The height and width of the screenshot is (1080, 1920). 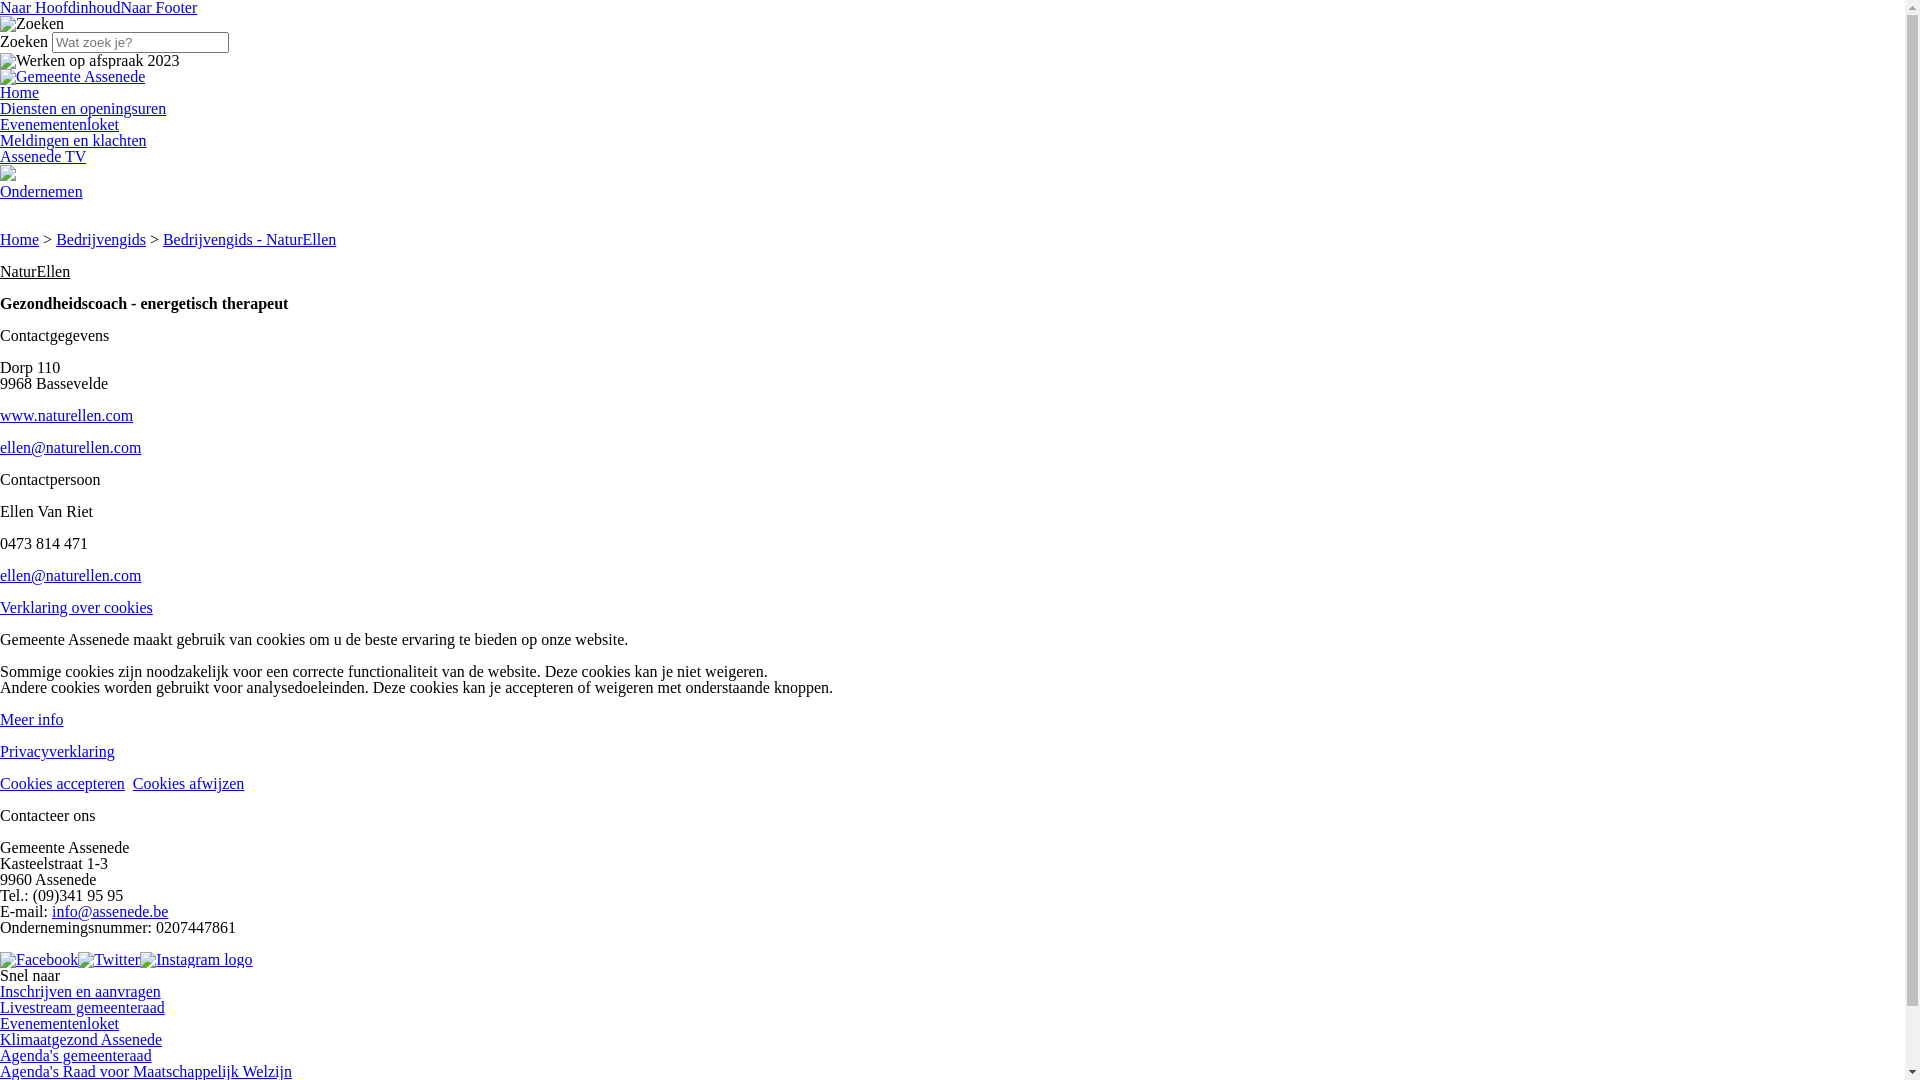 What do you see at coordinates (73, 139) in the screenshot?
I see `'Meldingen en klachten'` at bounding box center [73, 139].